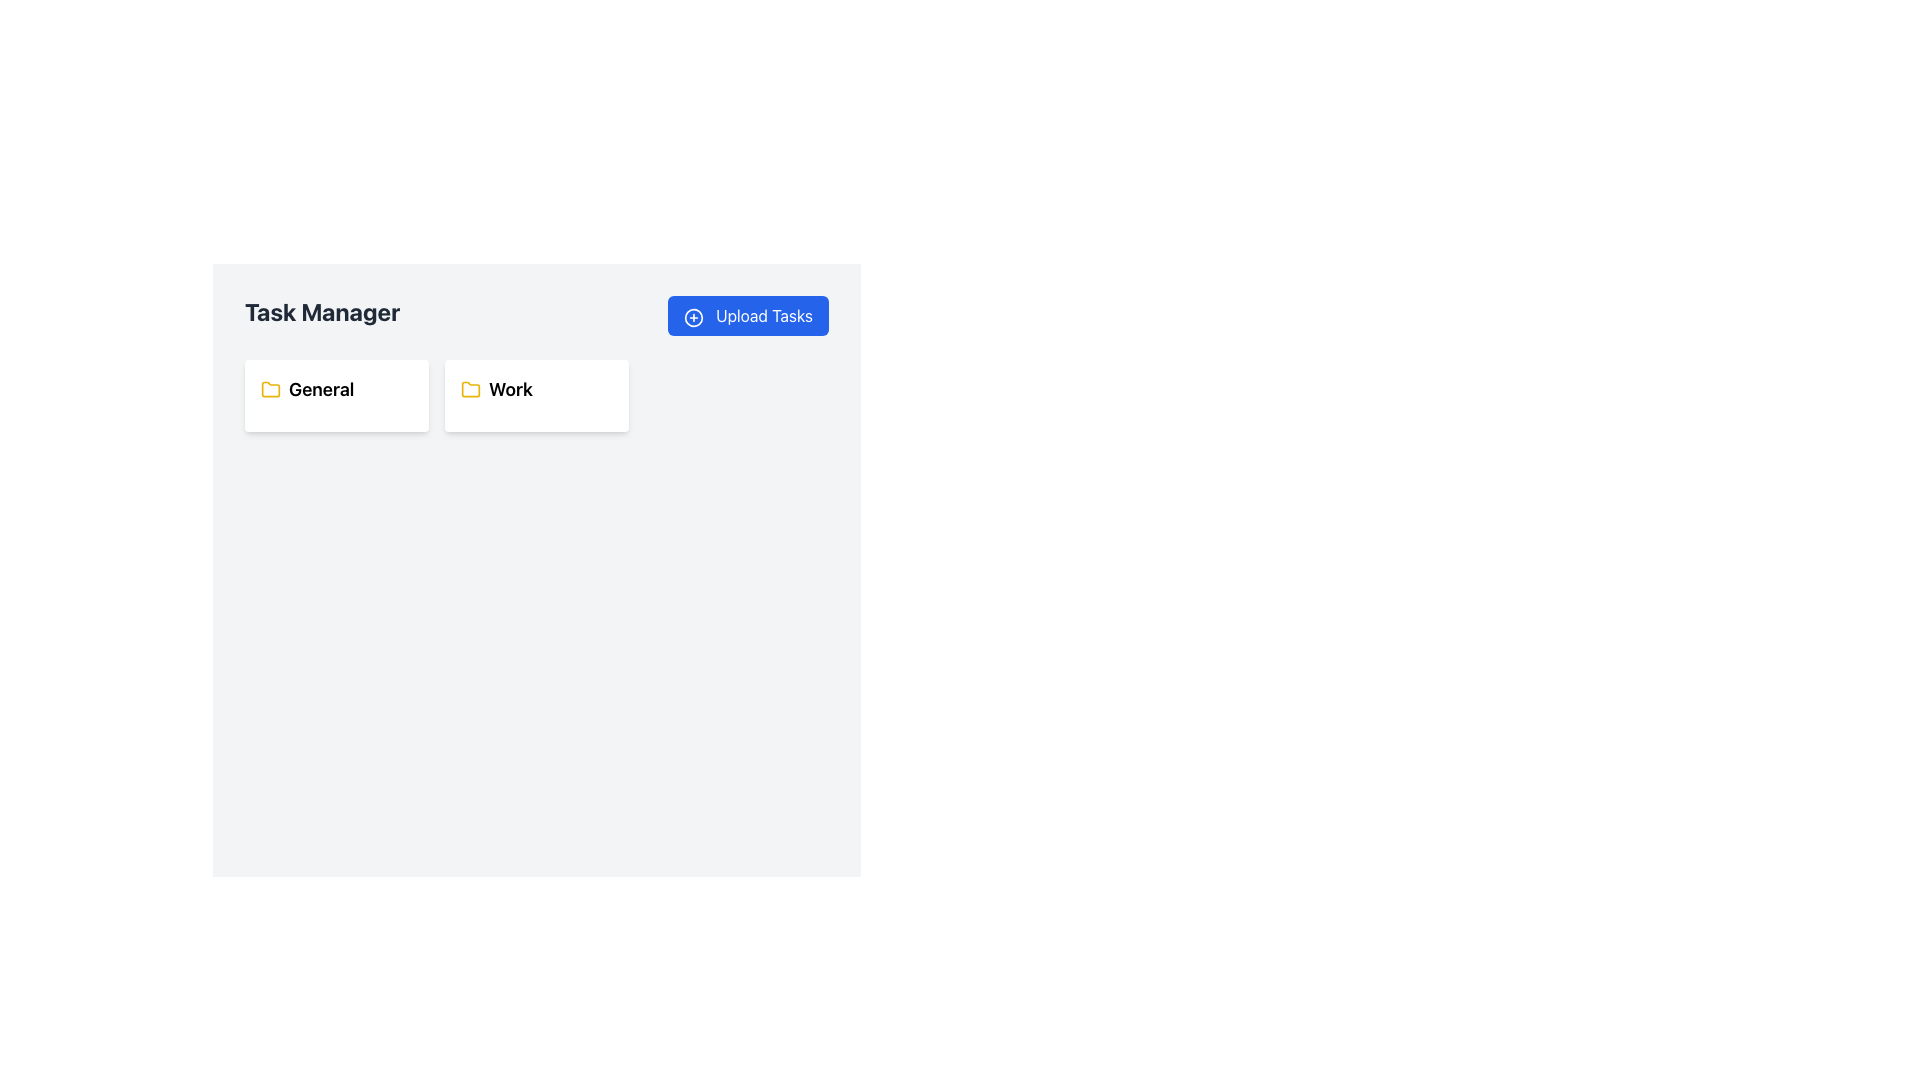  Describe the element at coordinates (336, 389) in the screenshot. I see `the 'General' text label` at that location.